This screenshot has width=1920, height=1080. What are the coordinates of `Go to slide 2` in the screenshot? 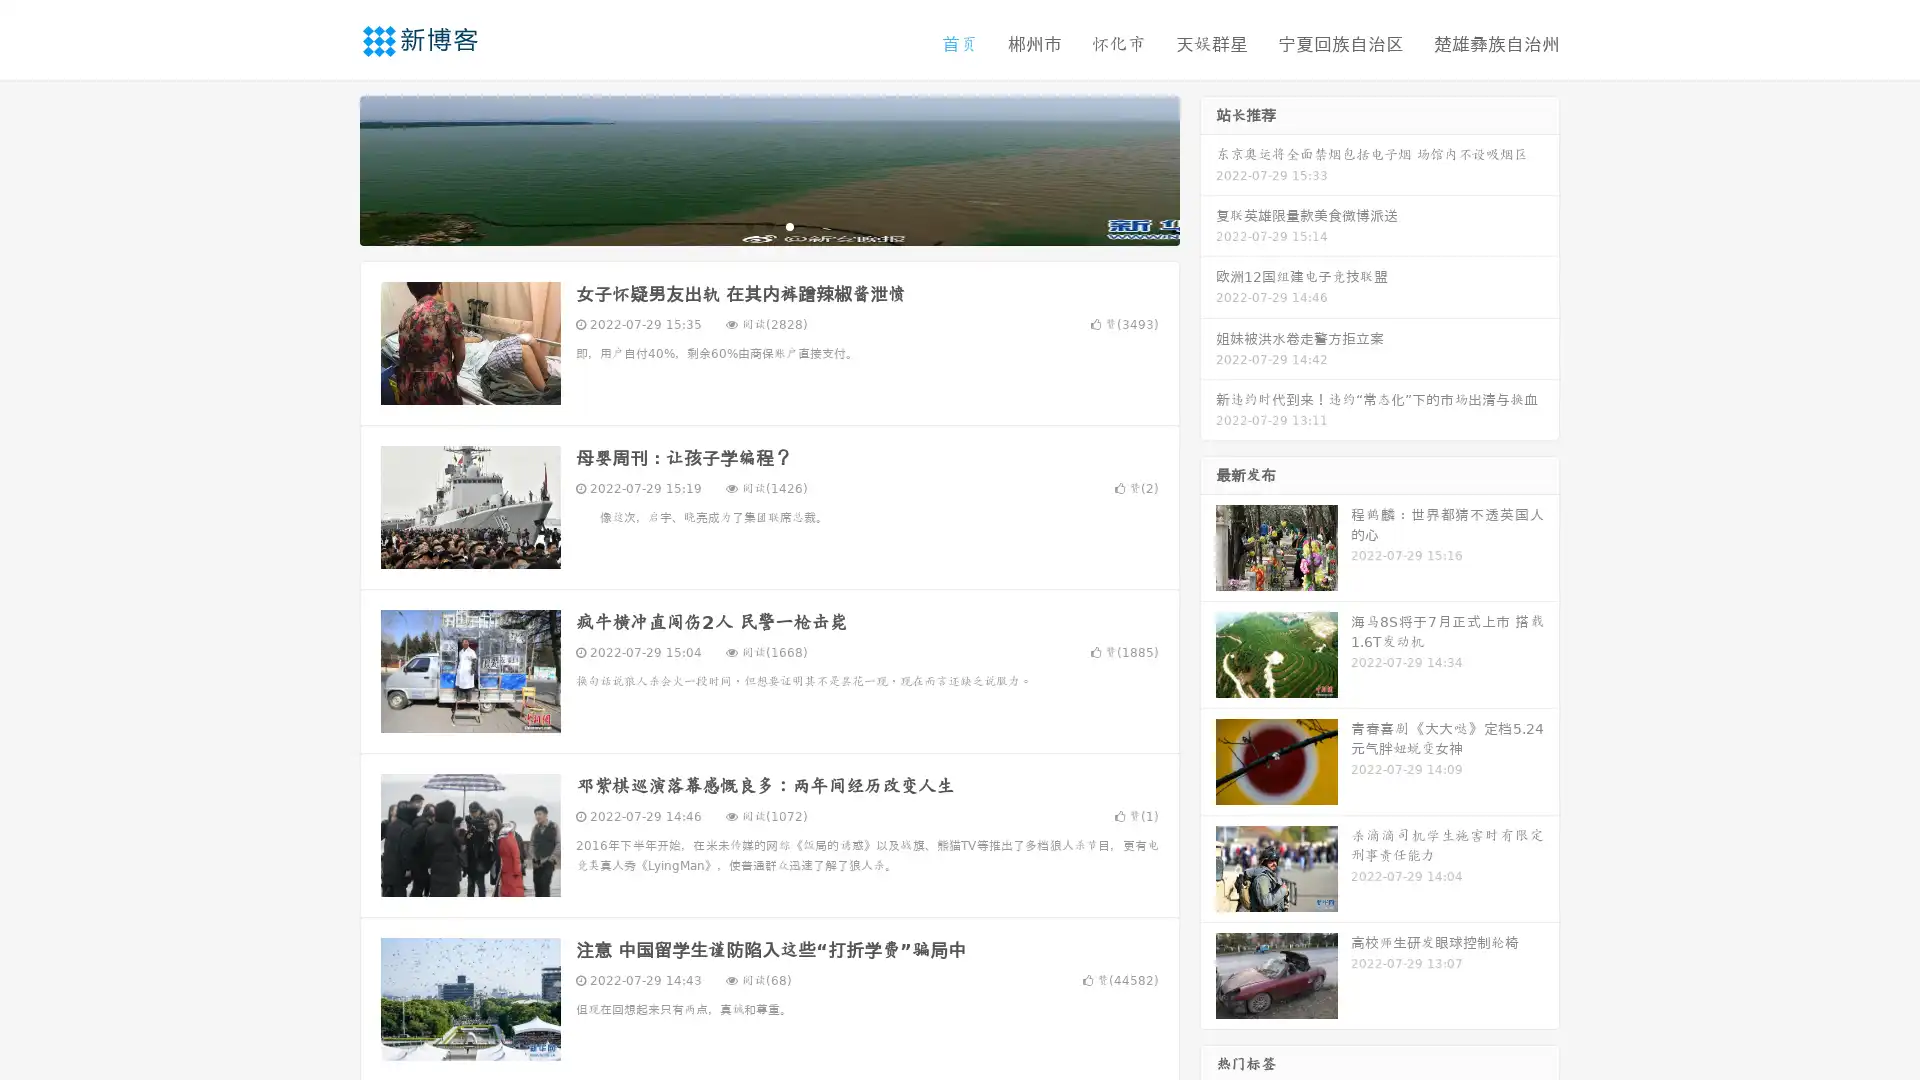 It's located at (768, 225).